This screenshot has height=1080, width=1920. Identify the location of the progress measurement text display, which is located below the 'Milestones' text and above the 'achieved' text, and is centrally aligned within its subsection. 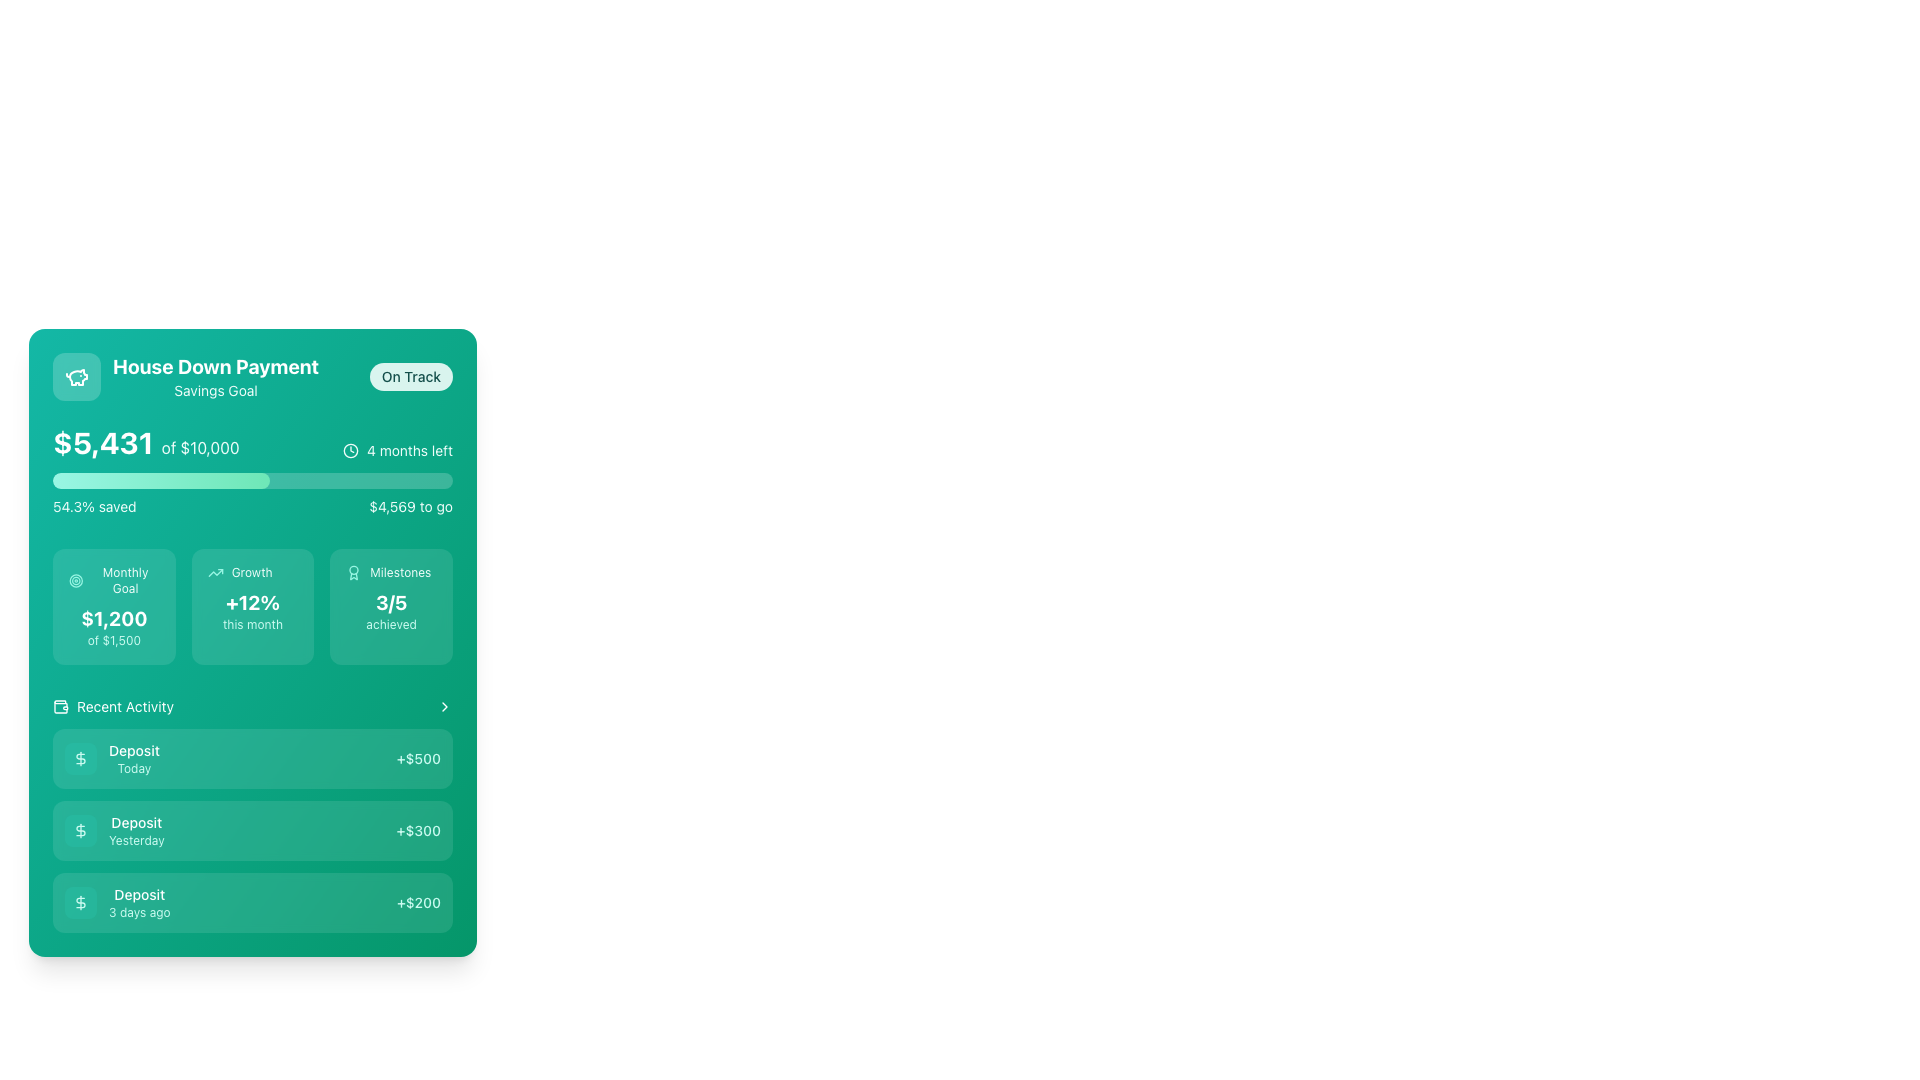
(391, 601).